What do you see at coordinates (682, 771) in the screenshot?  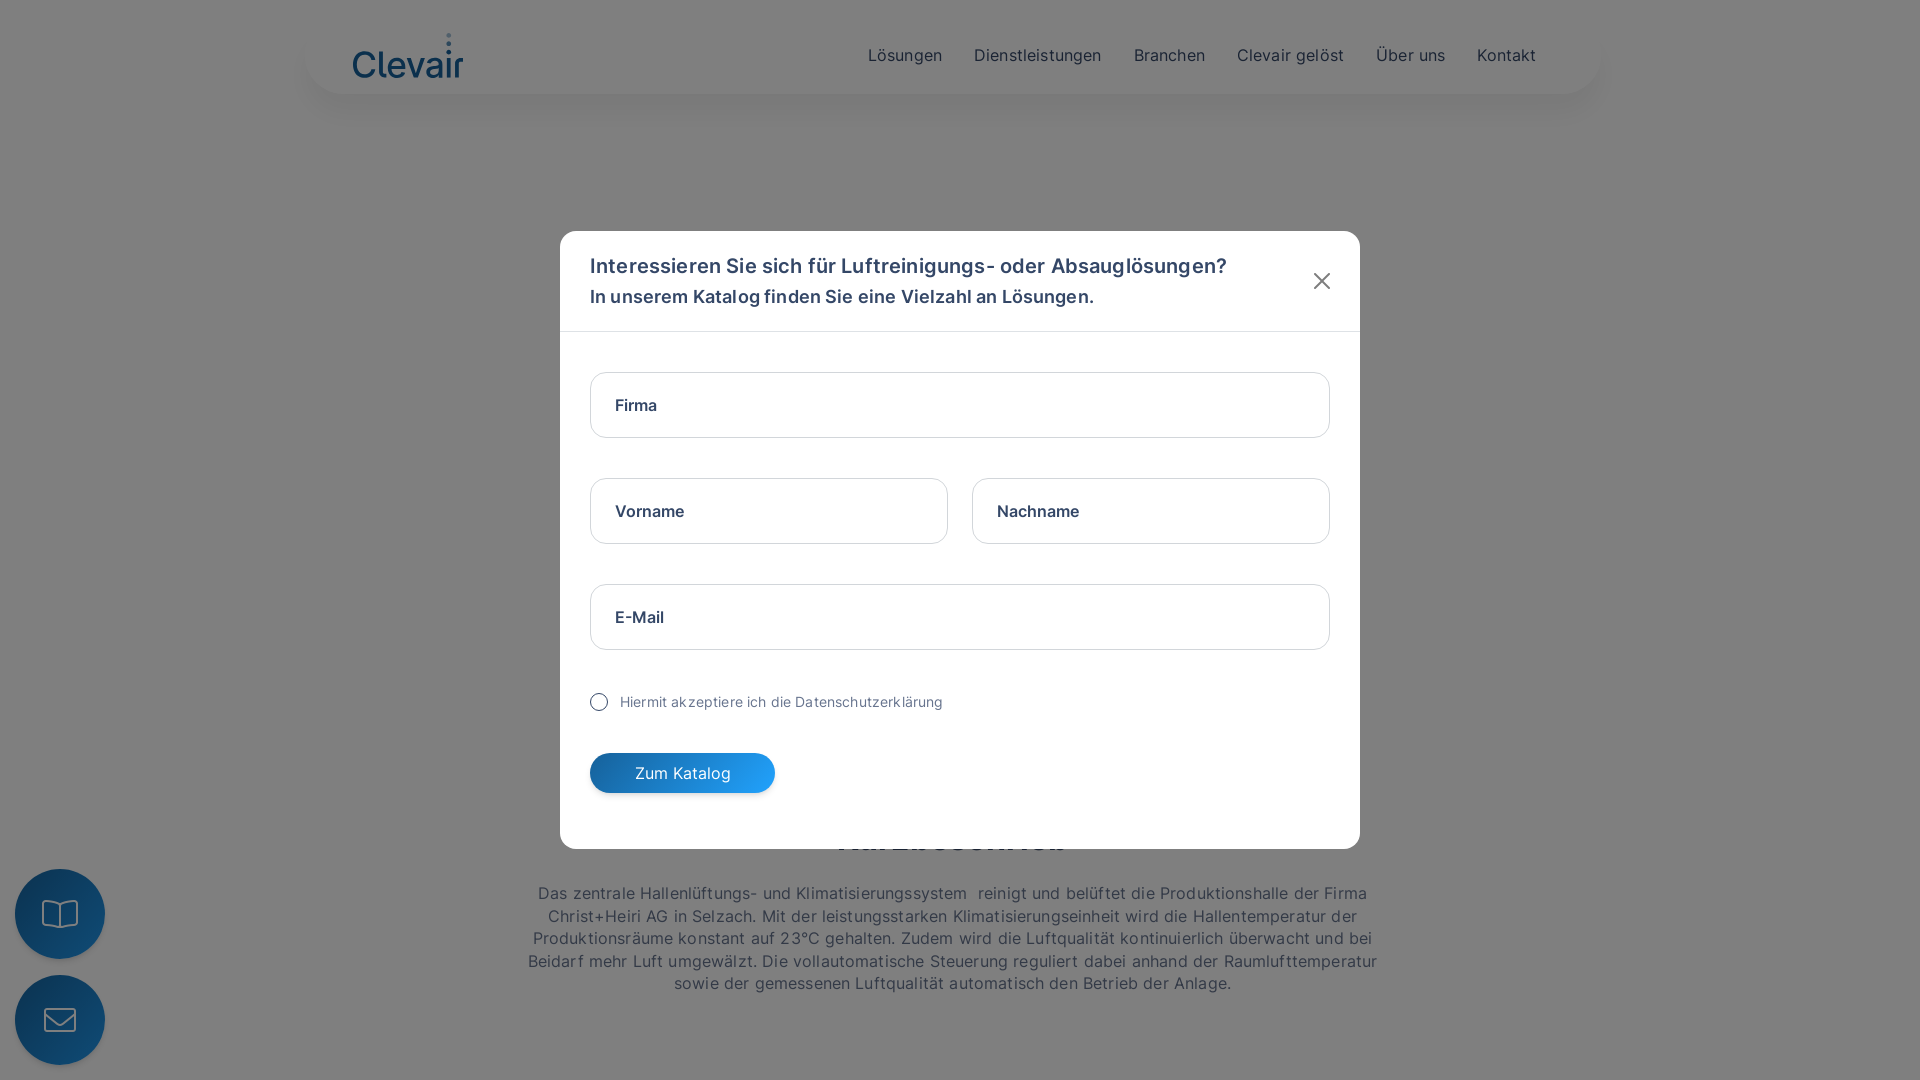 I see `'Zum Katalog'` at bounding box center [682, 771].